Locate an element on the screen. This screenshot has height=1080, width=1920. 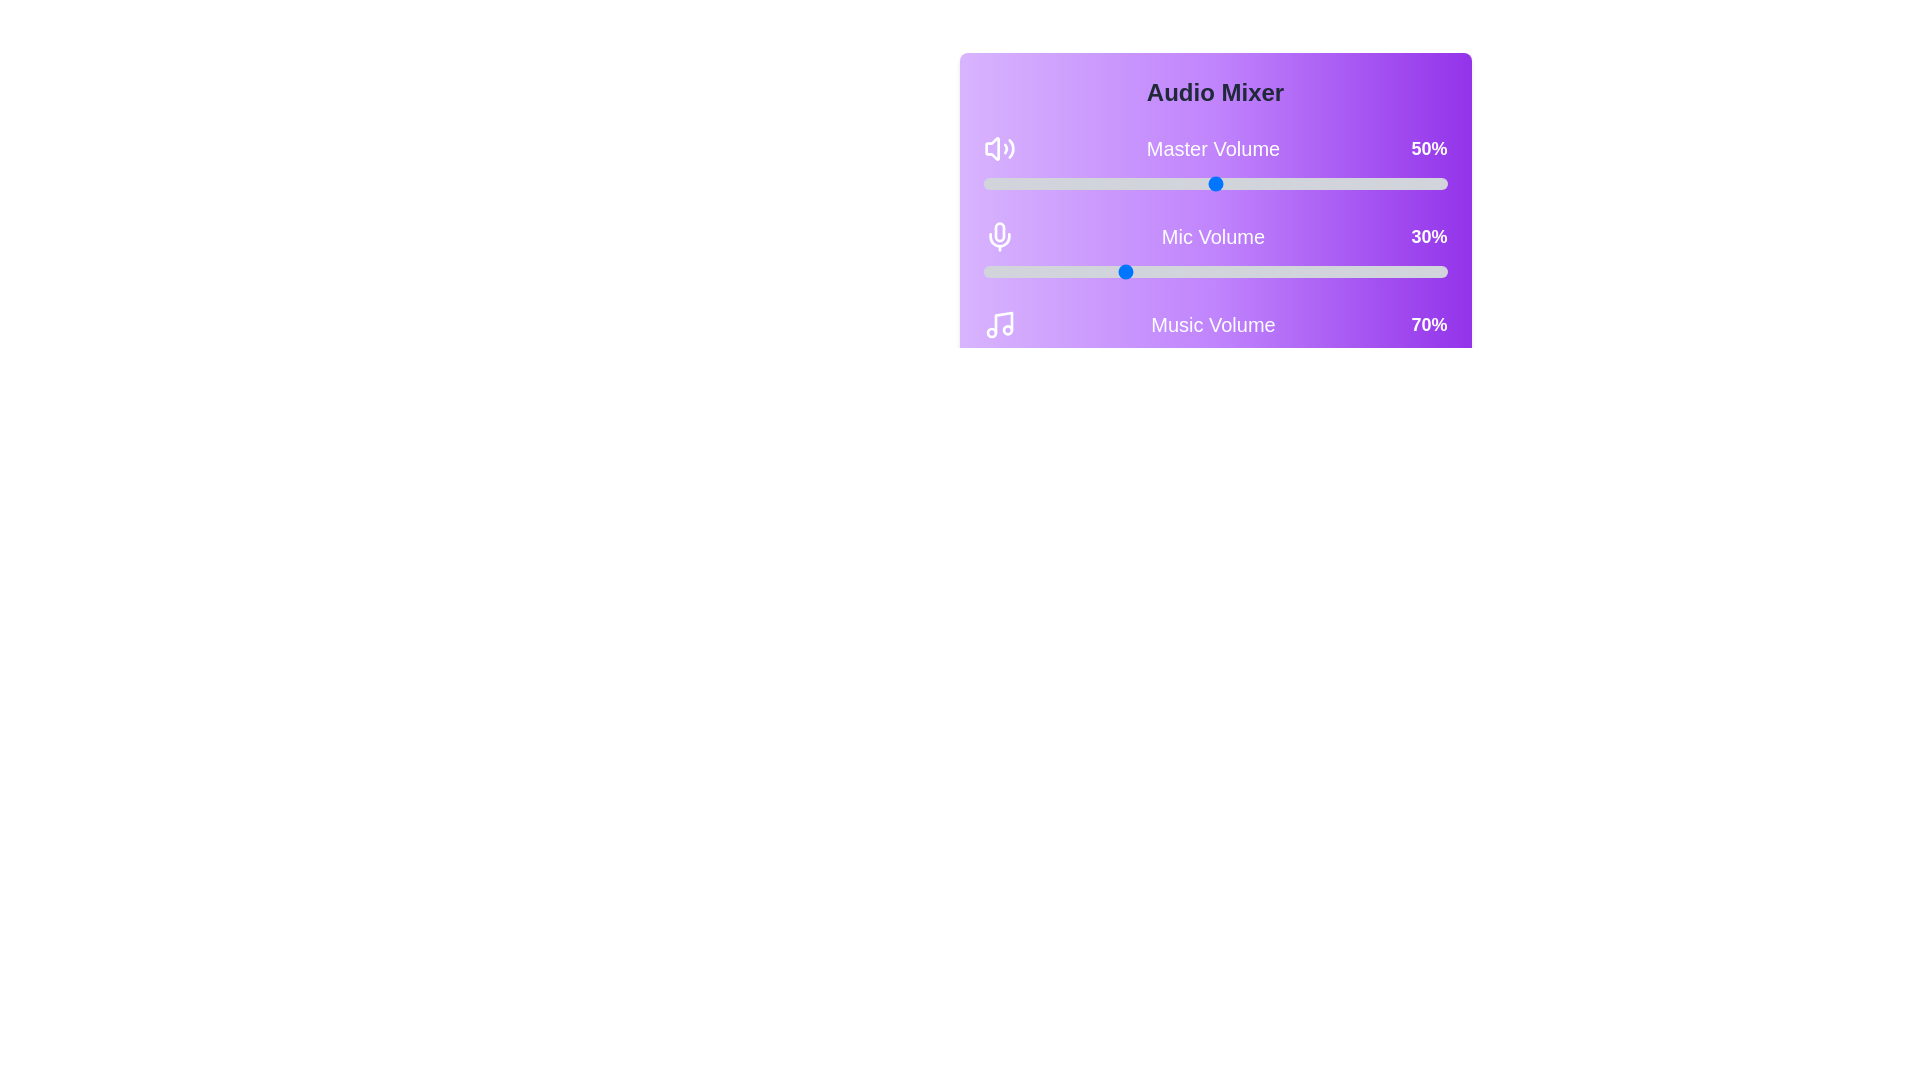
the microphone volume level is located at coordinates (1141, 272).